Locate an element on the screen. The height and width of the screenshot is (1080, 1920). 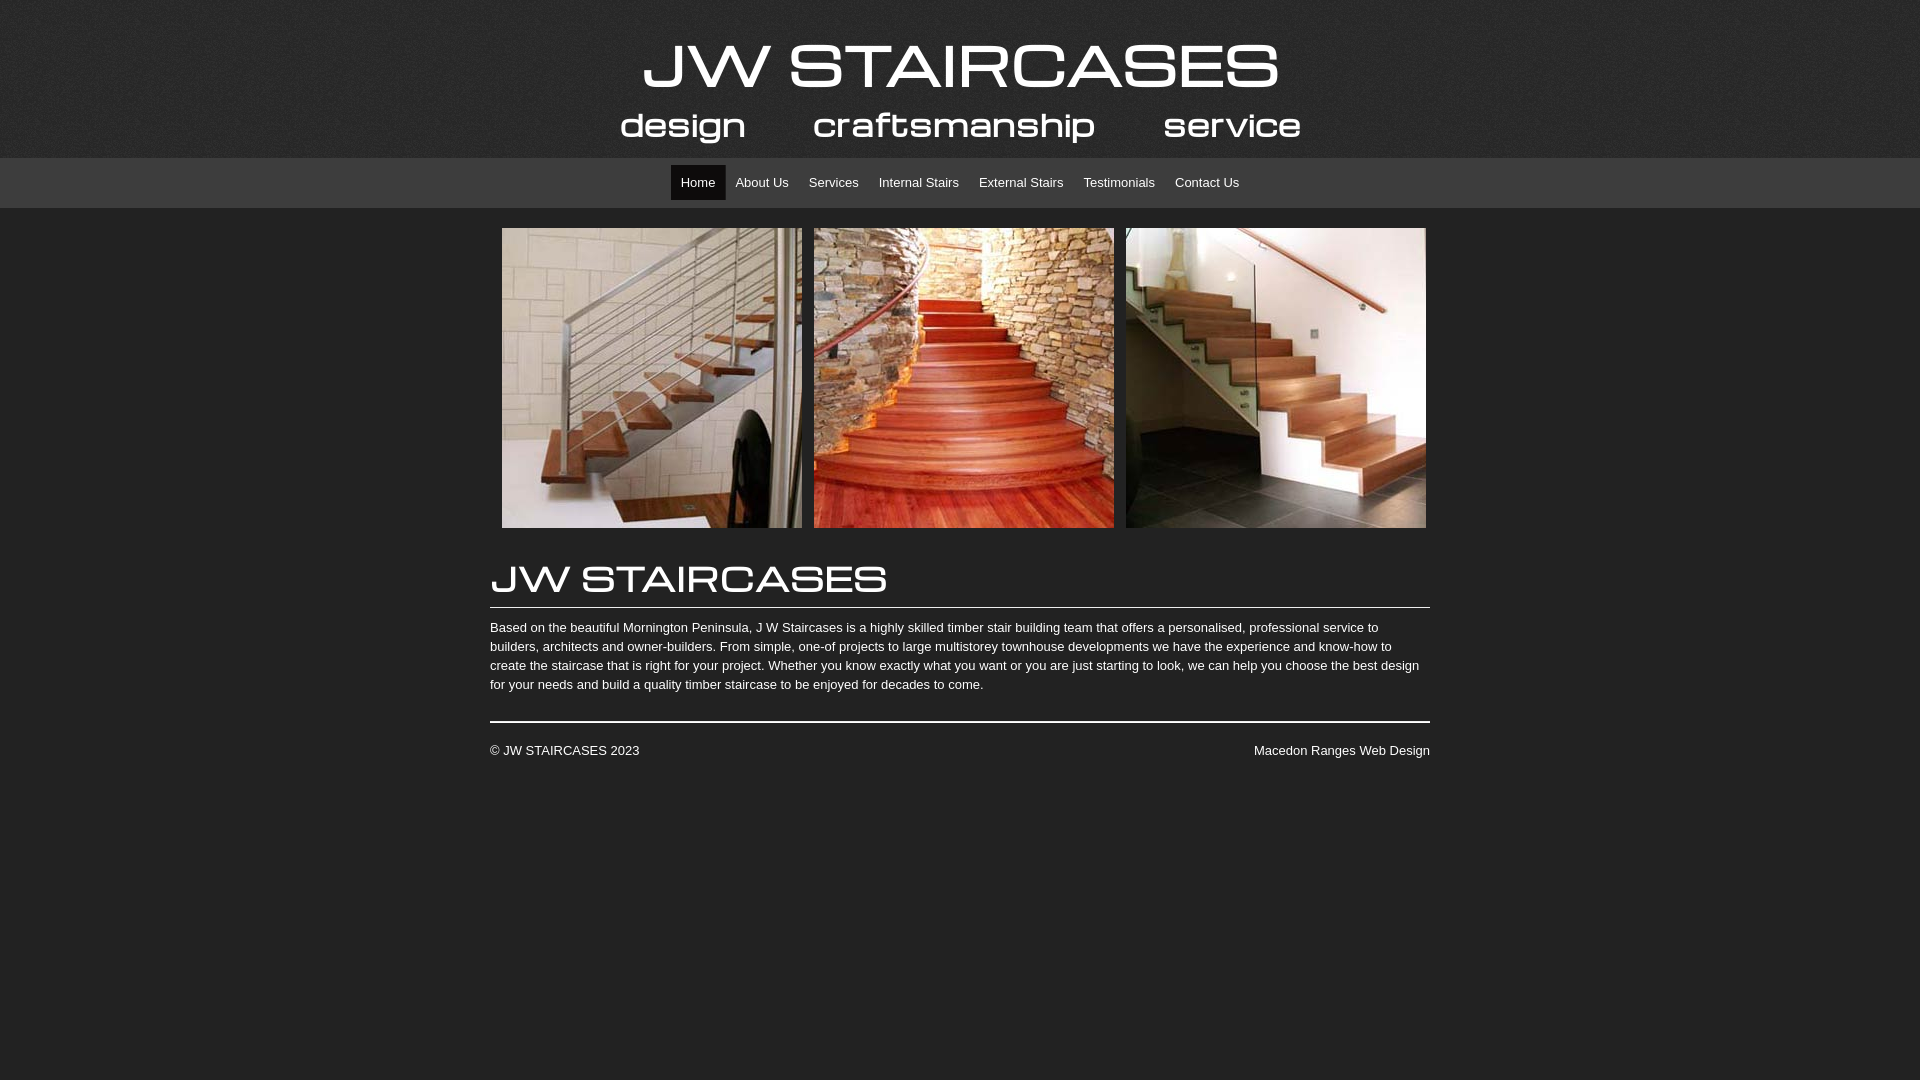
'Home' is located at coordinates (698, 182).